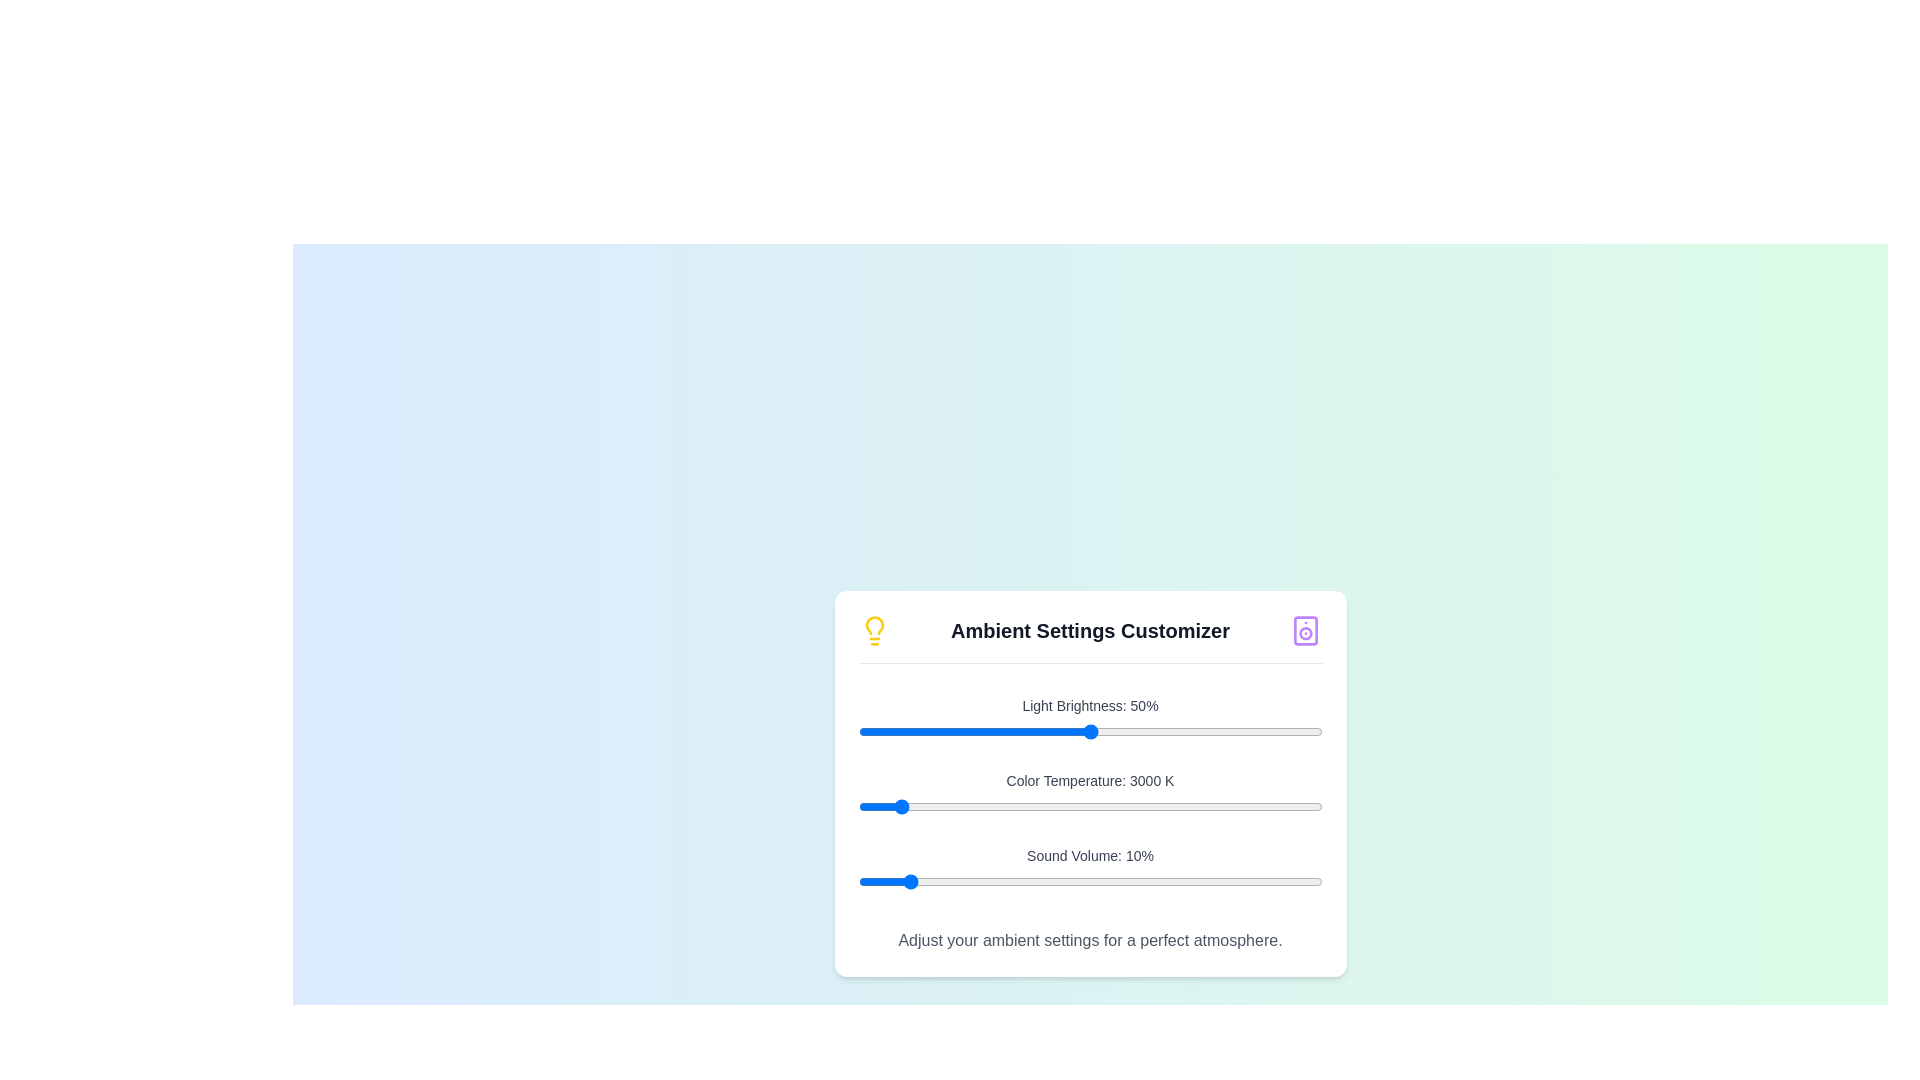 The image size is (1920, 1080). What do you see at coordinates (1195, 805) in the screenshot?
I see `the color temperature` at bounding box center [1195, 805].